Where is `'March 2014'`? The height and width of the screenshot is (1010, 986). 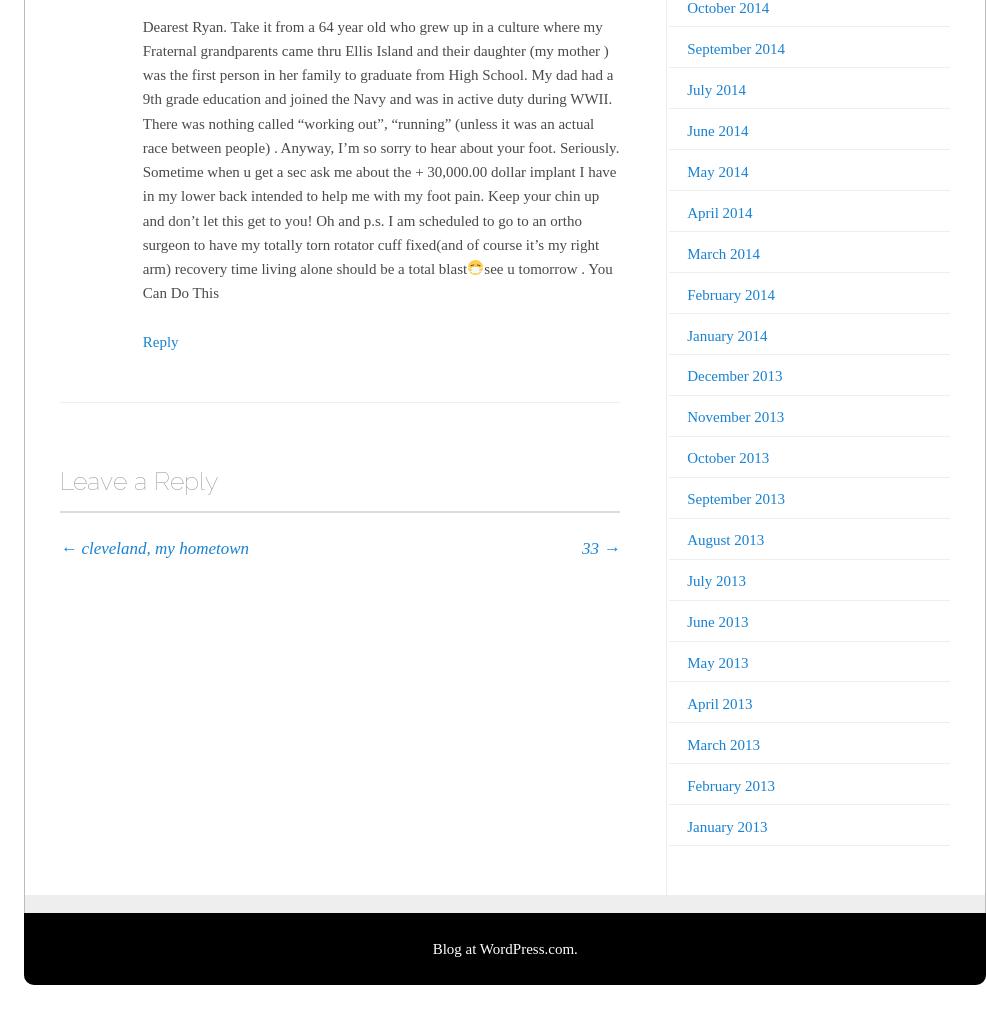
'March 2014' is located at coordinates (686, 252).